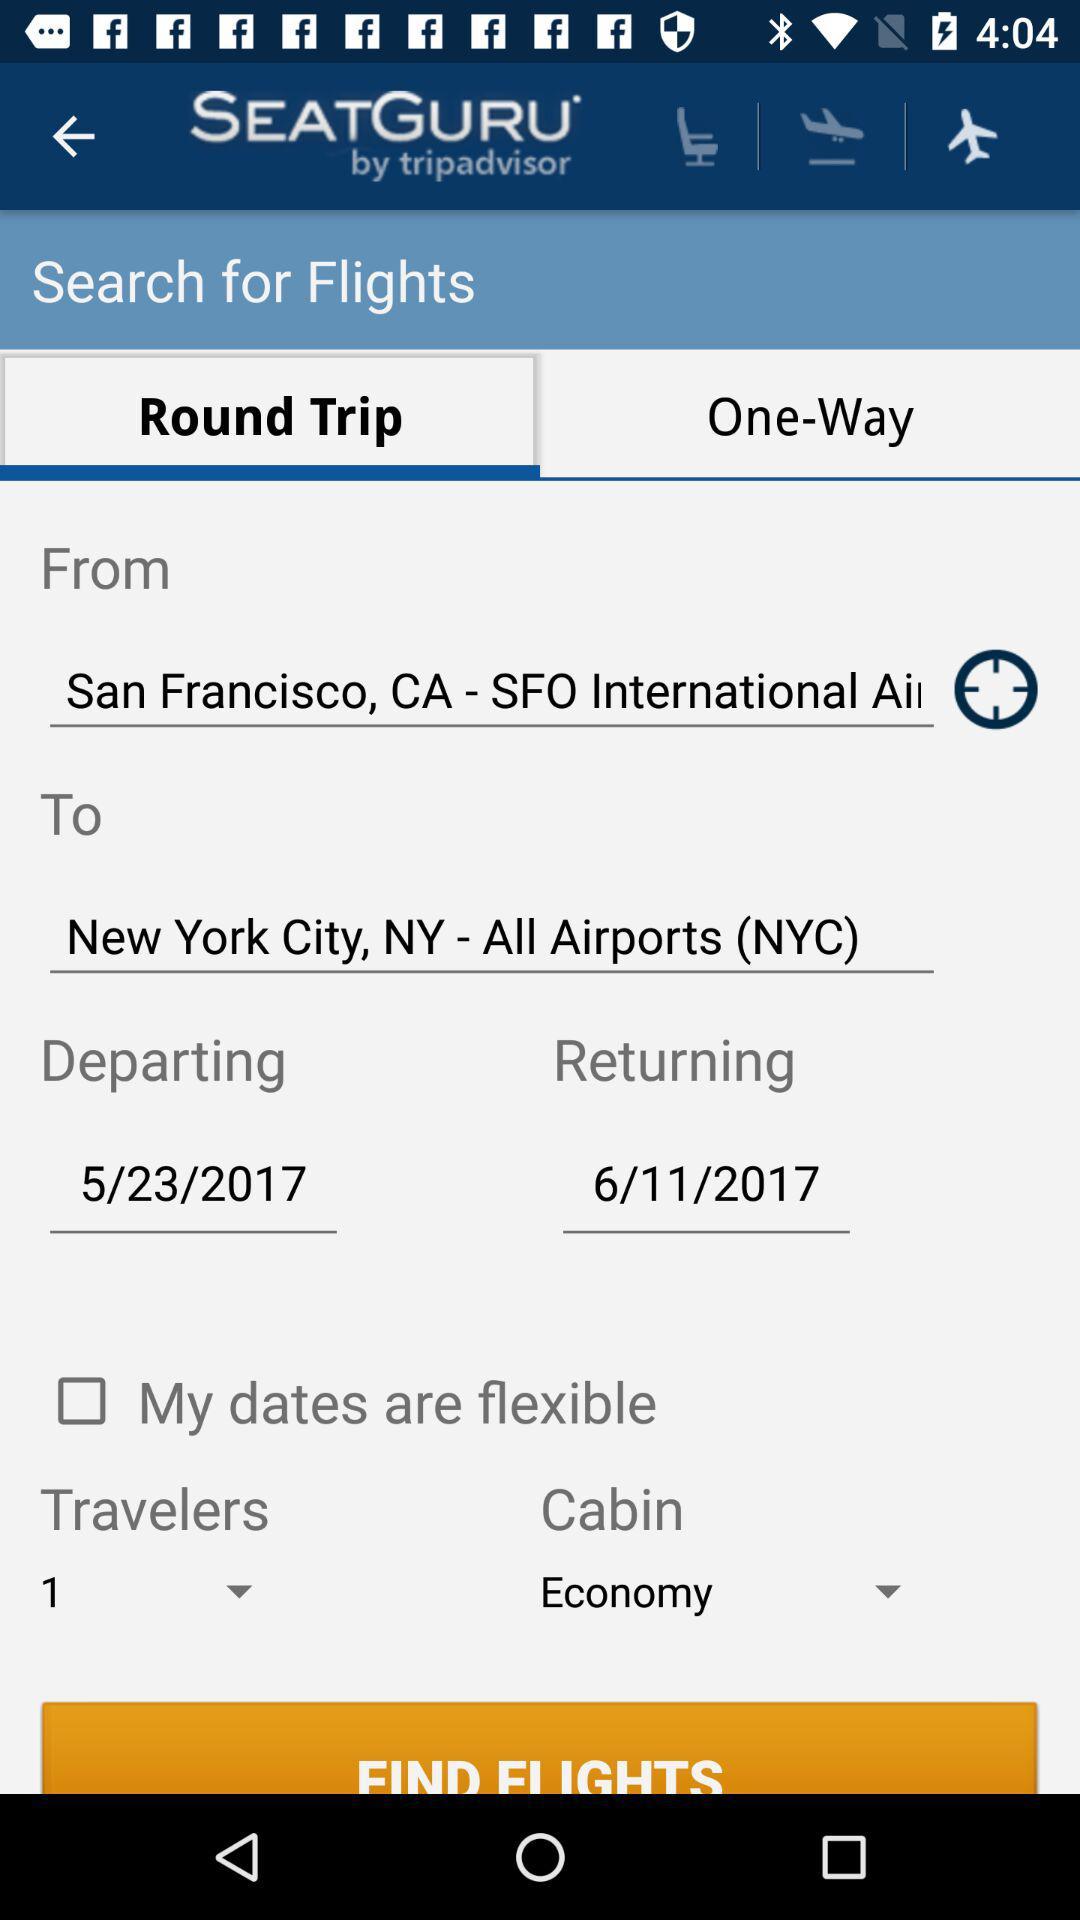 The image size is (1080, 1920). Describe the element at coordinates (540, 1746) in the screenshot. I see `the item below the 1 icon` at that location.